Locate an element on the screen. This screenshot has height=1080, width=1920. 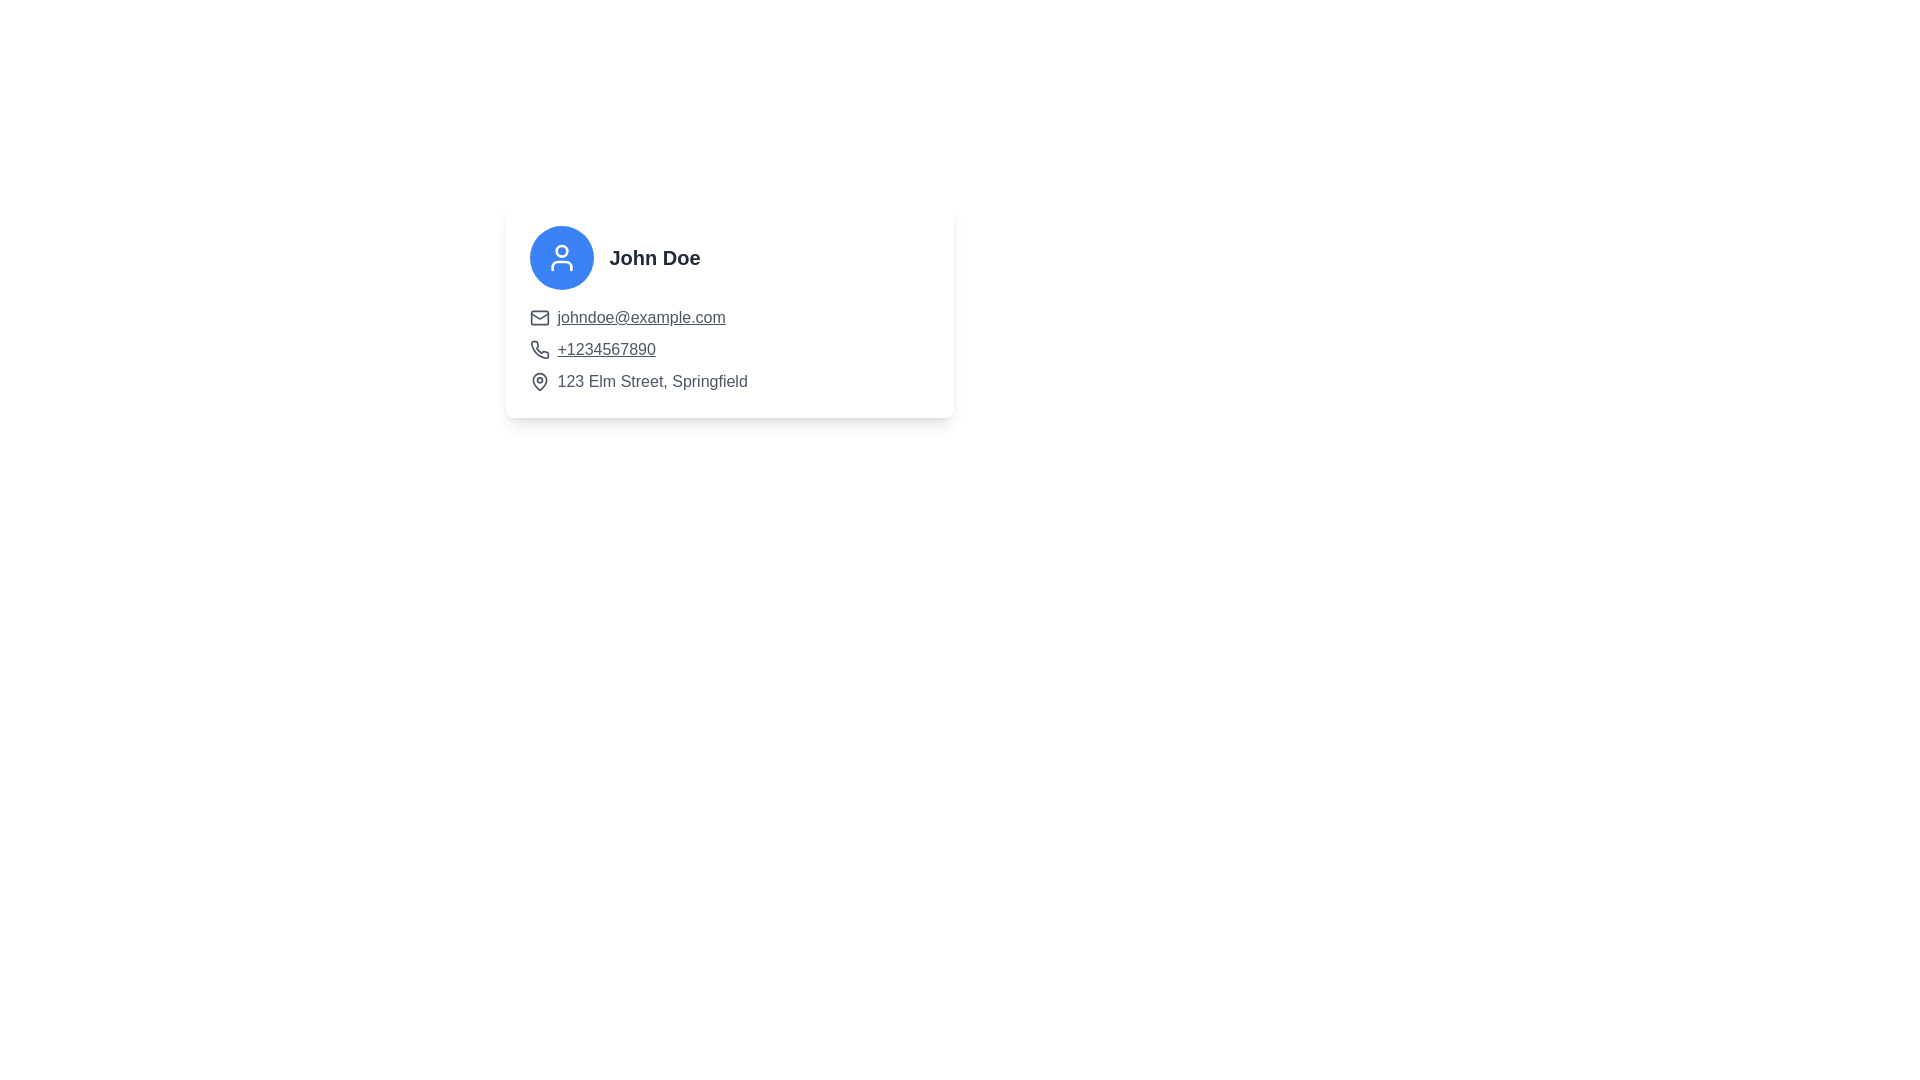
the icon representing the location before the text '123 Elm Street, Springfield' located at the bottom-left of the main info card is located at coordinates (539, 381).